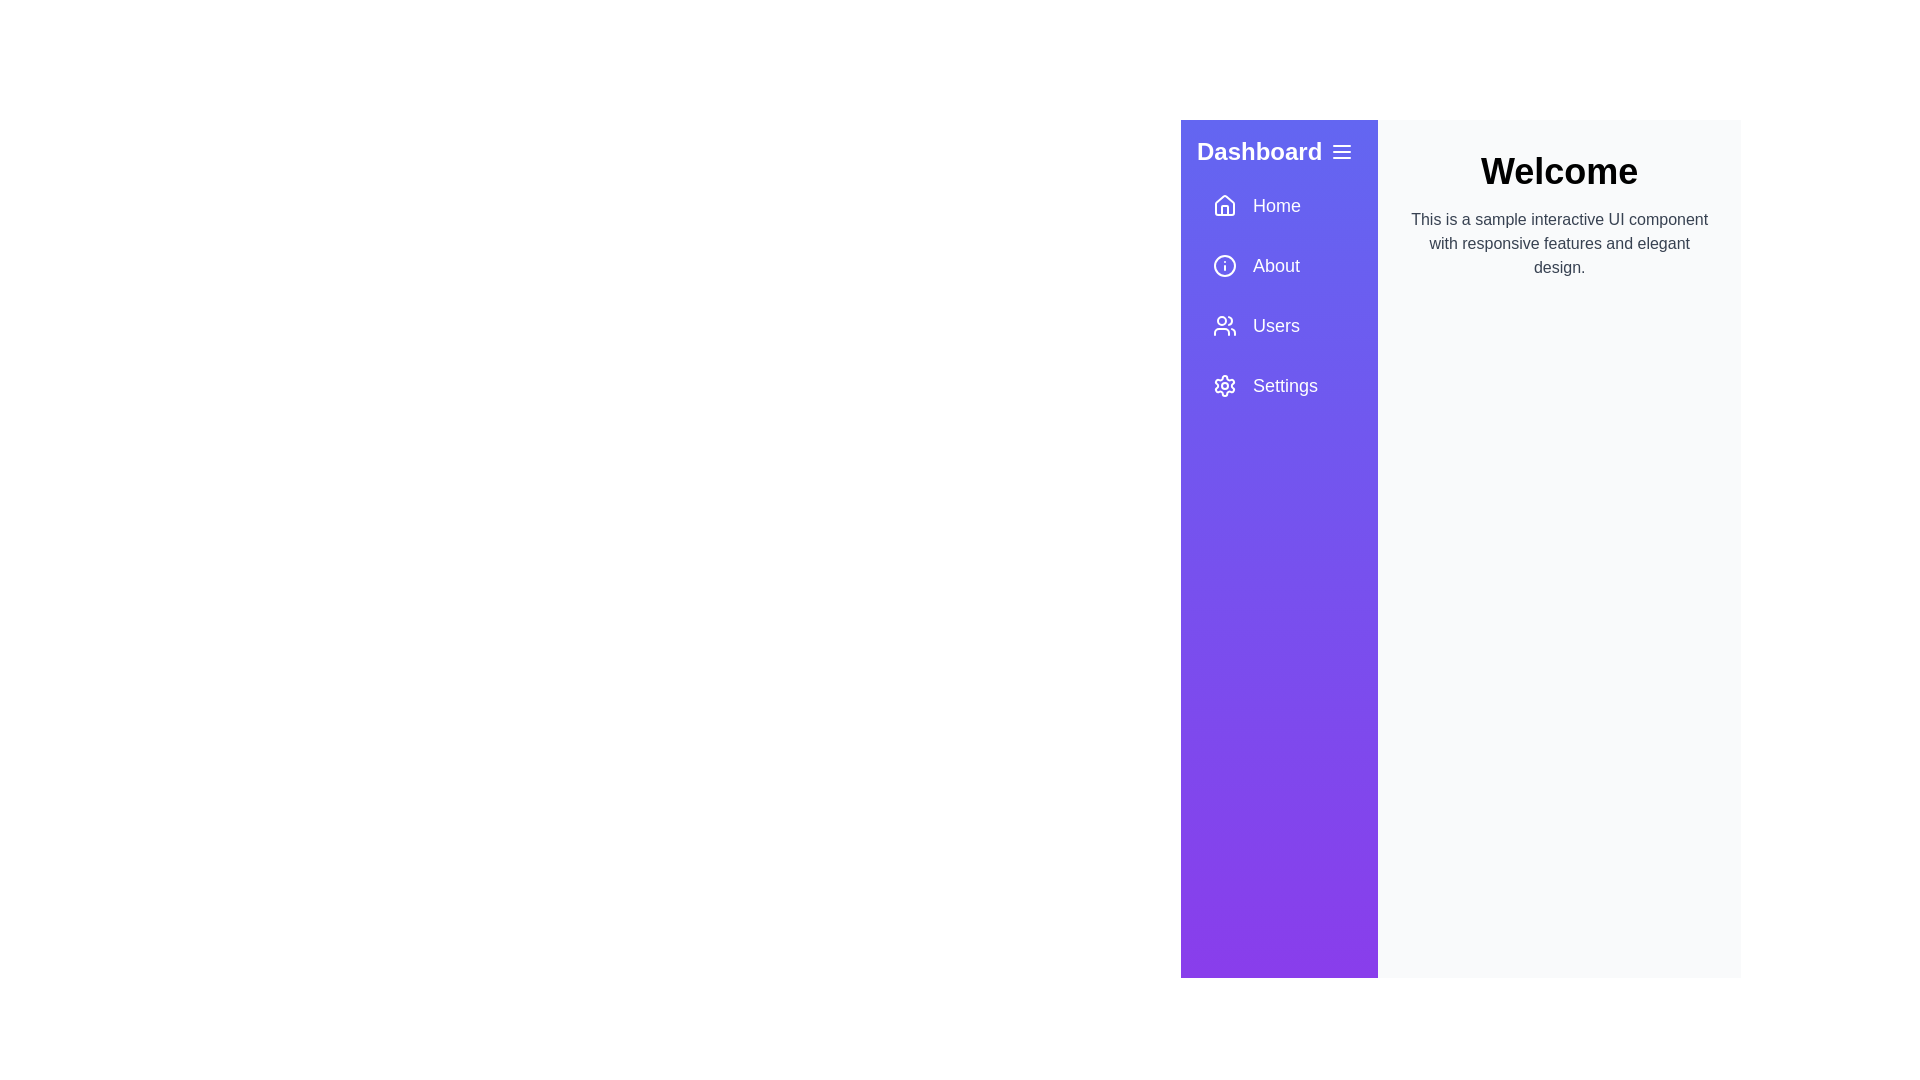 The width and height of the screenshot is (1920, 1080). What do you see at coordinates (1278, 385) in the screenshot?
I see `the navigation item Settings to trigger its action` at bounding box center [1278, 385].